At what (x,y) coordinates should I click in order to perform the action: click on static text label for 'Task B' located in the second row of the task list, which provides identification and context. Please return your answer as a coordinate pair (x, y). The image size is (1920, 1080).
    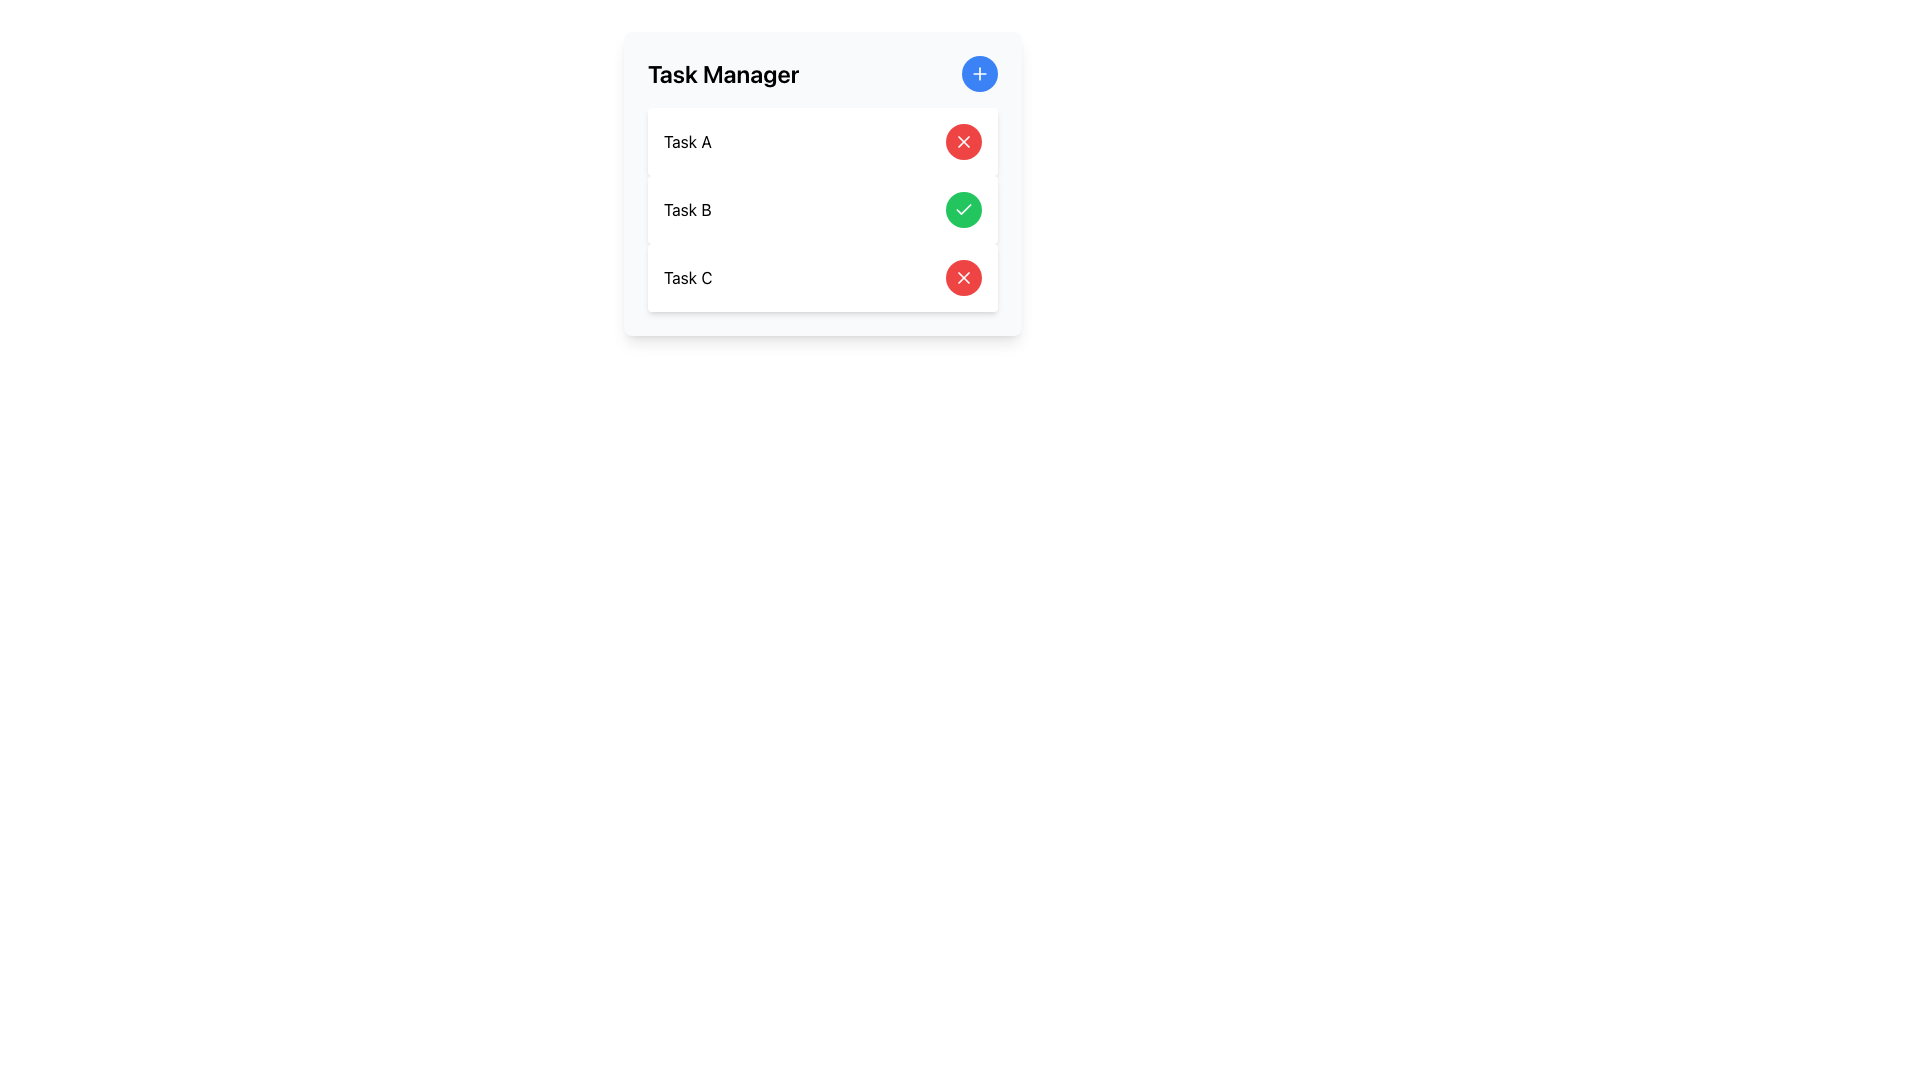
    Looking at the image, I should click on (687, 209).